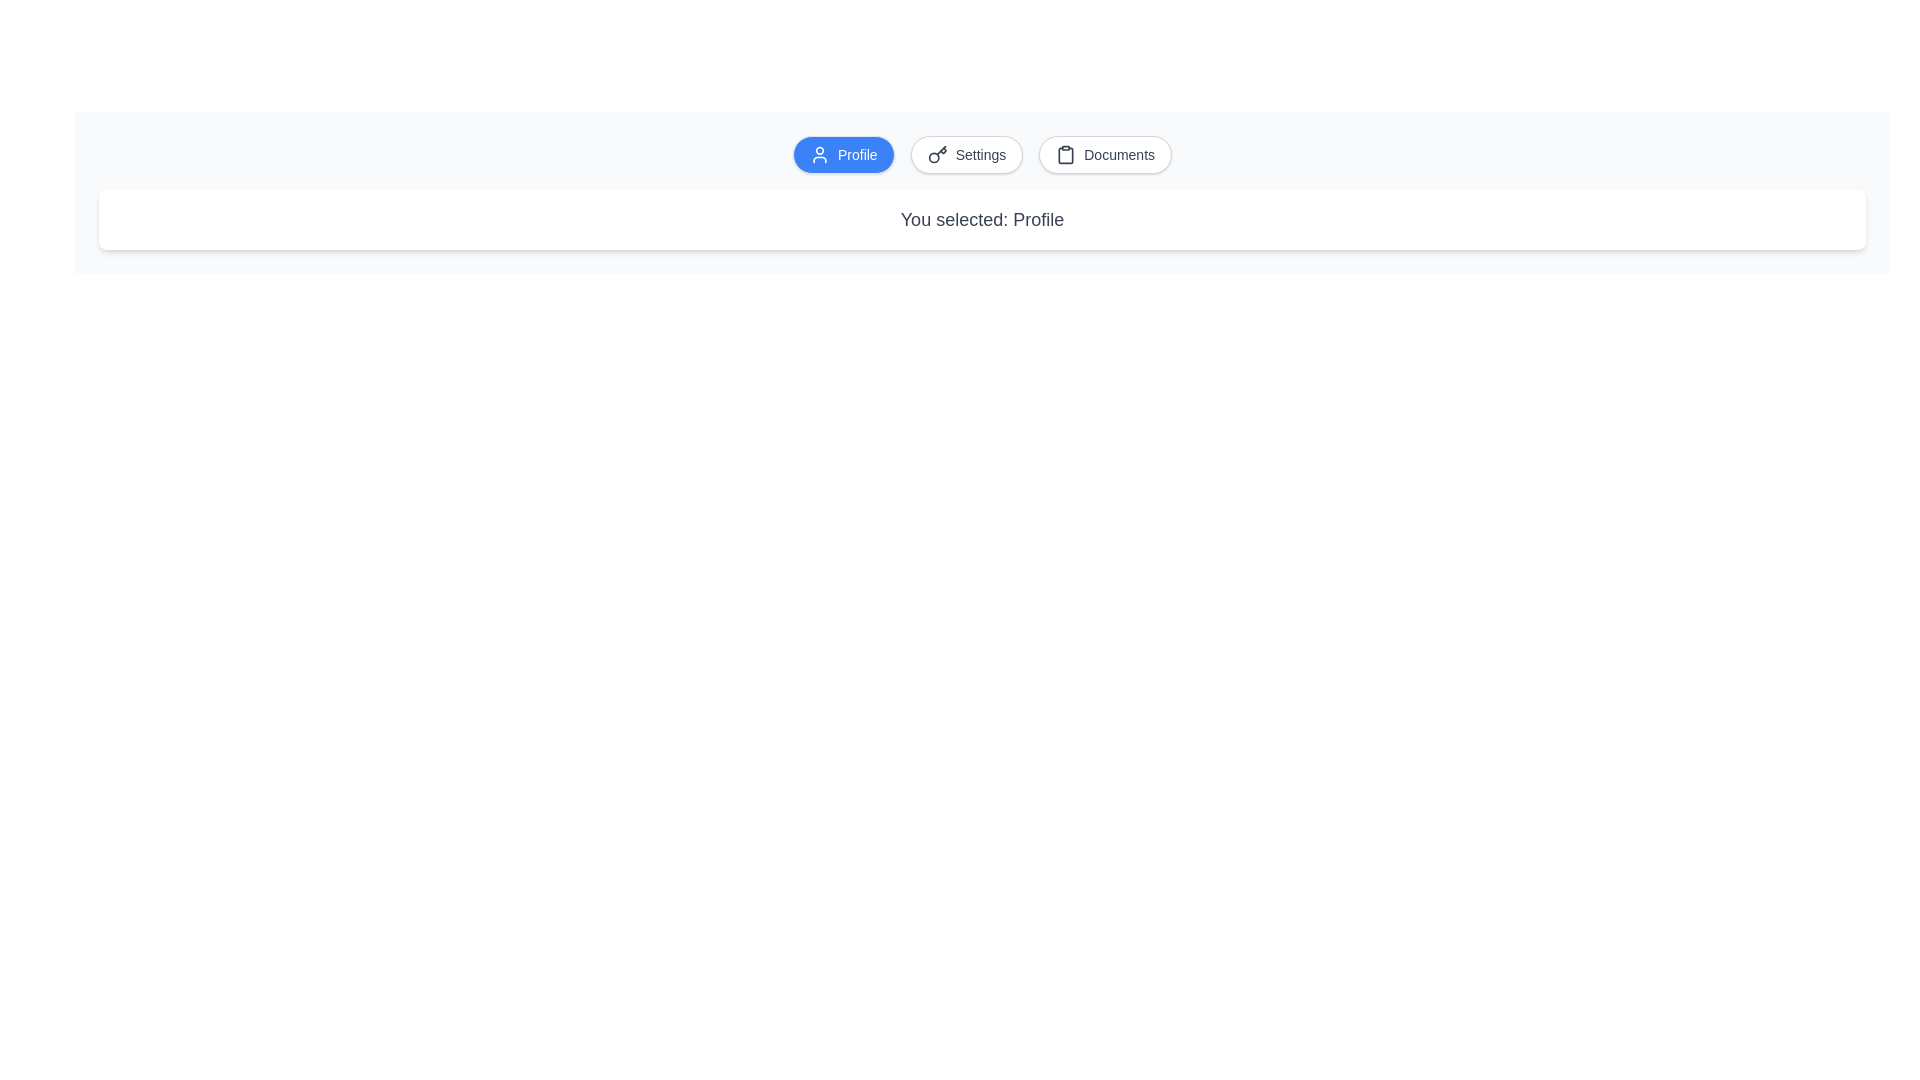  What do you see at coordinates (1104, 153) in the screenshot?
I see `the navigation button located in the horizontal navigation bar, which is the third button after 'Profile' and 'Settings'` at bounding box center [1104, 153].